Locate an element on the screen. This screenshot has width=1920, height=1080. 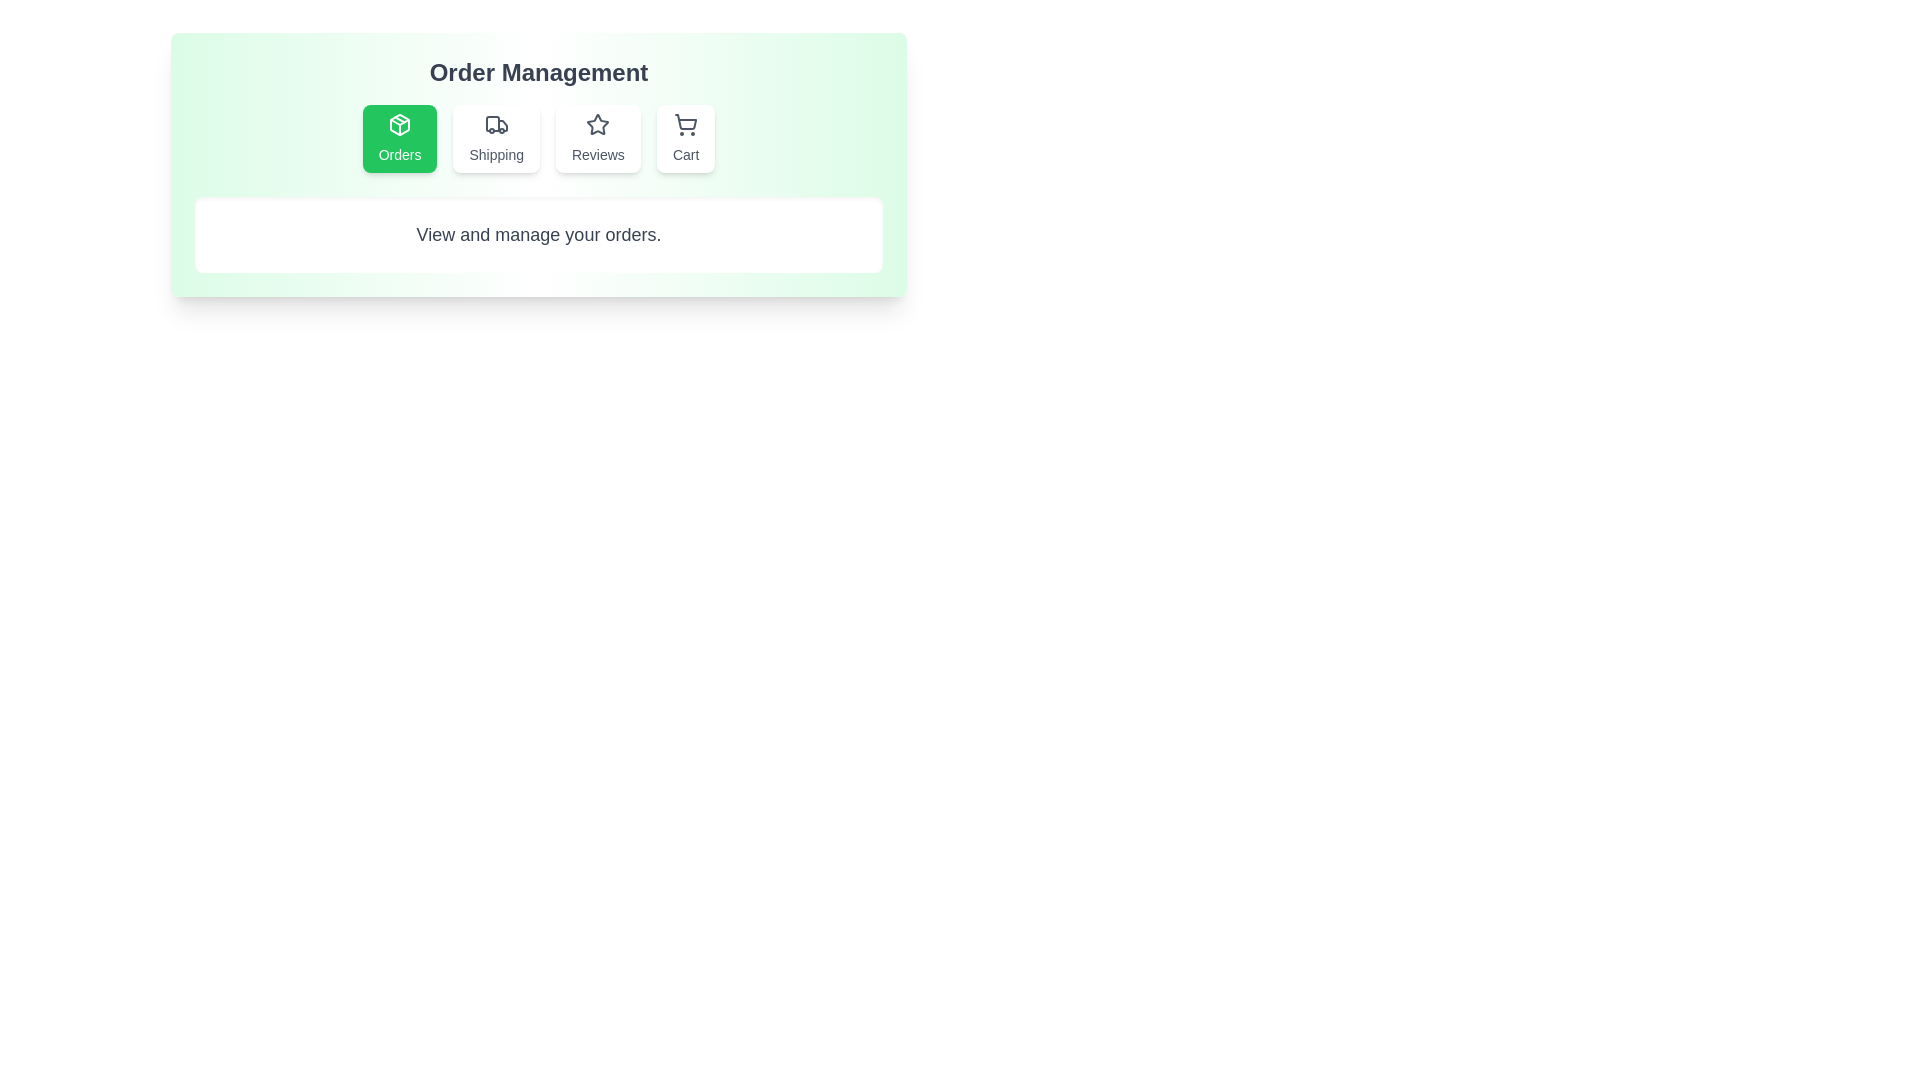
the informational text box providing guidance related to orders, positioned below the 'Order Management' title and the clickable options ('Orders', 'Shipping', 'Reviews', 'Cart') is located at coordinates (538, 234).